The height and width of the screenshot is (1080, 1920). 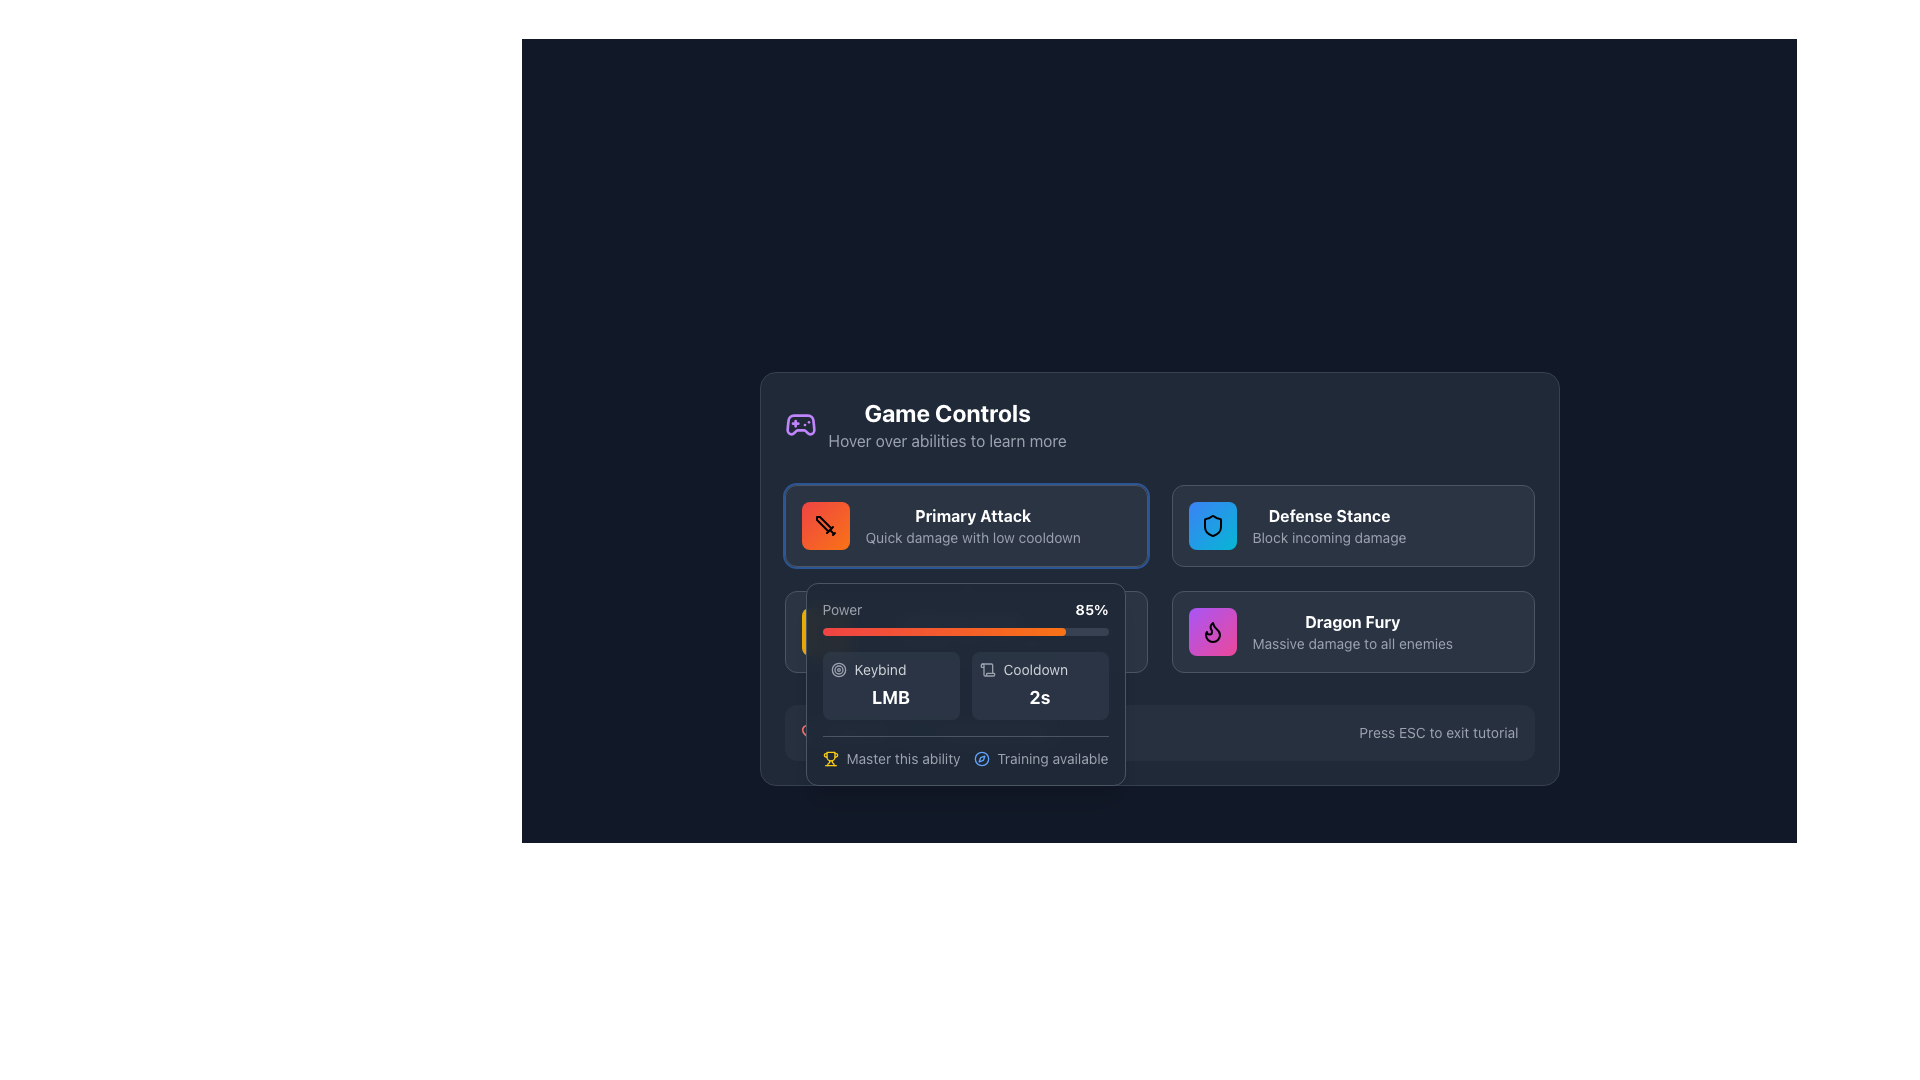 I want to click on the square icon with a gradient background and a black shield outline in the top-right section of the 'Defense Stance' interface, so click(x=1211, y=524).